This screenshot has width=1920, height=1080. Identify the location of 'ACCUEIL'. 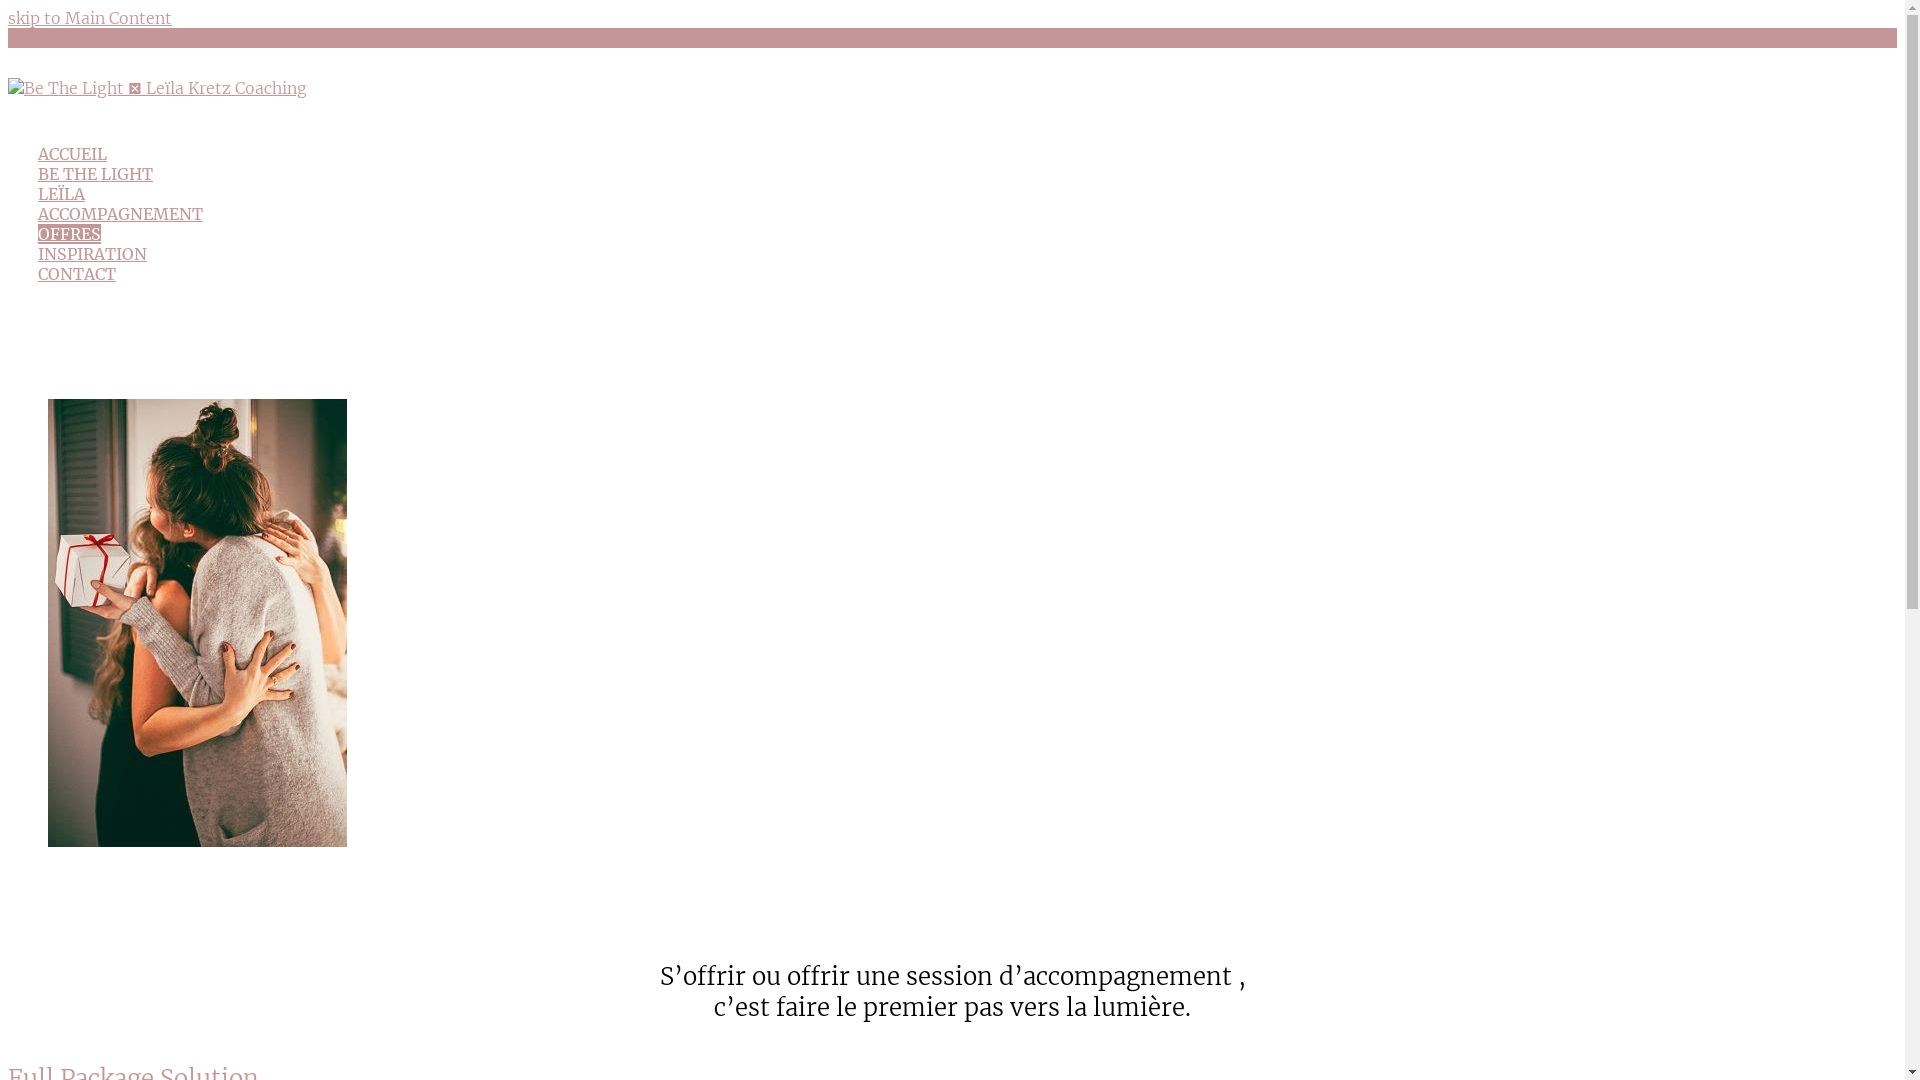
(72, 153).